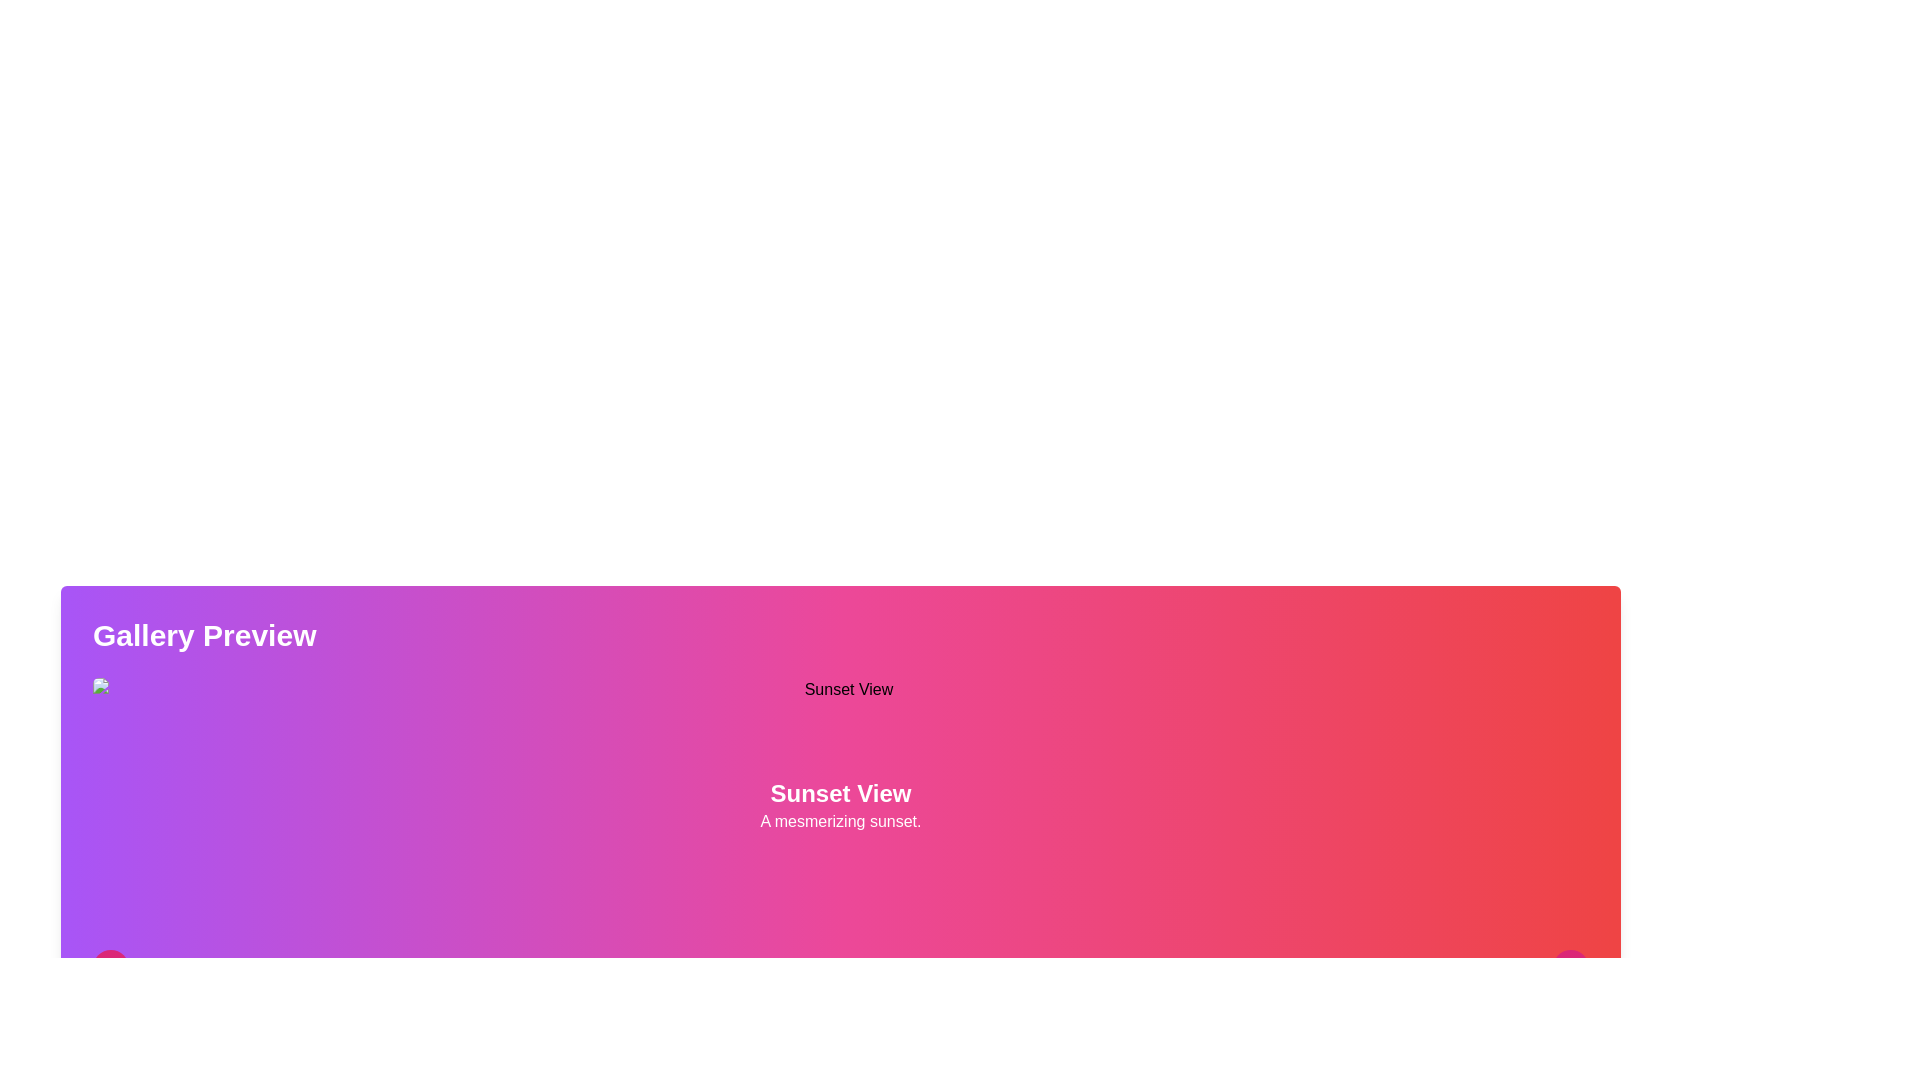 The image size is (1920, 1080). I want to click on the static text heading that serves as a title for the content, positioned near the center of a purple-to-pink gradient background, above the description text 'A mesmerizing sunset.', so click(840, 793).